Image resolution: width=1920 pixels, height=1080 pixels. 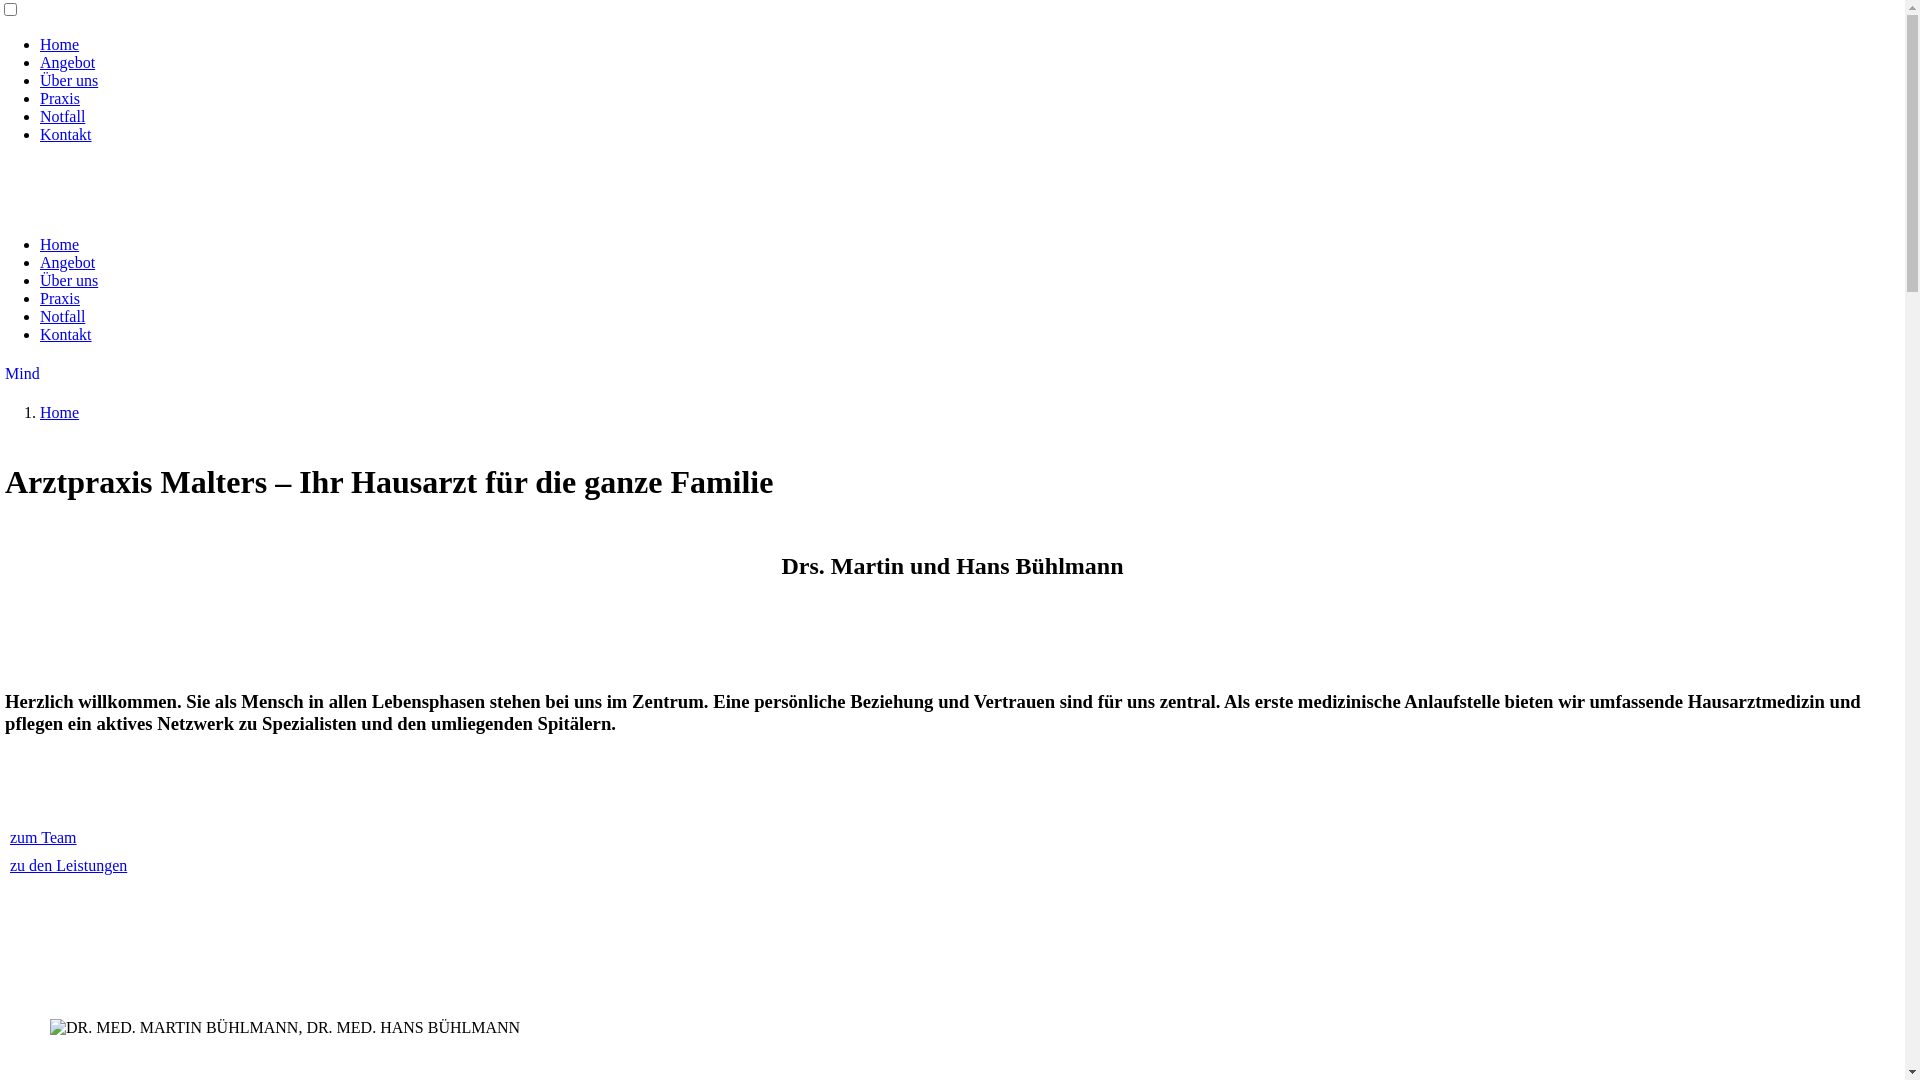 I want to click on 'Angebot', so click(x=67, y=61).